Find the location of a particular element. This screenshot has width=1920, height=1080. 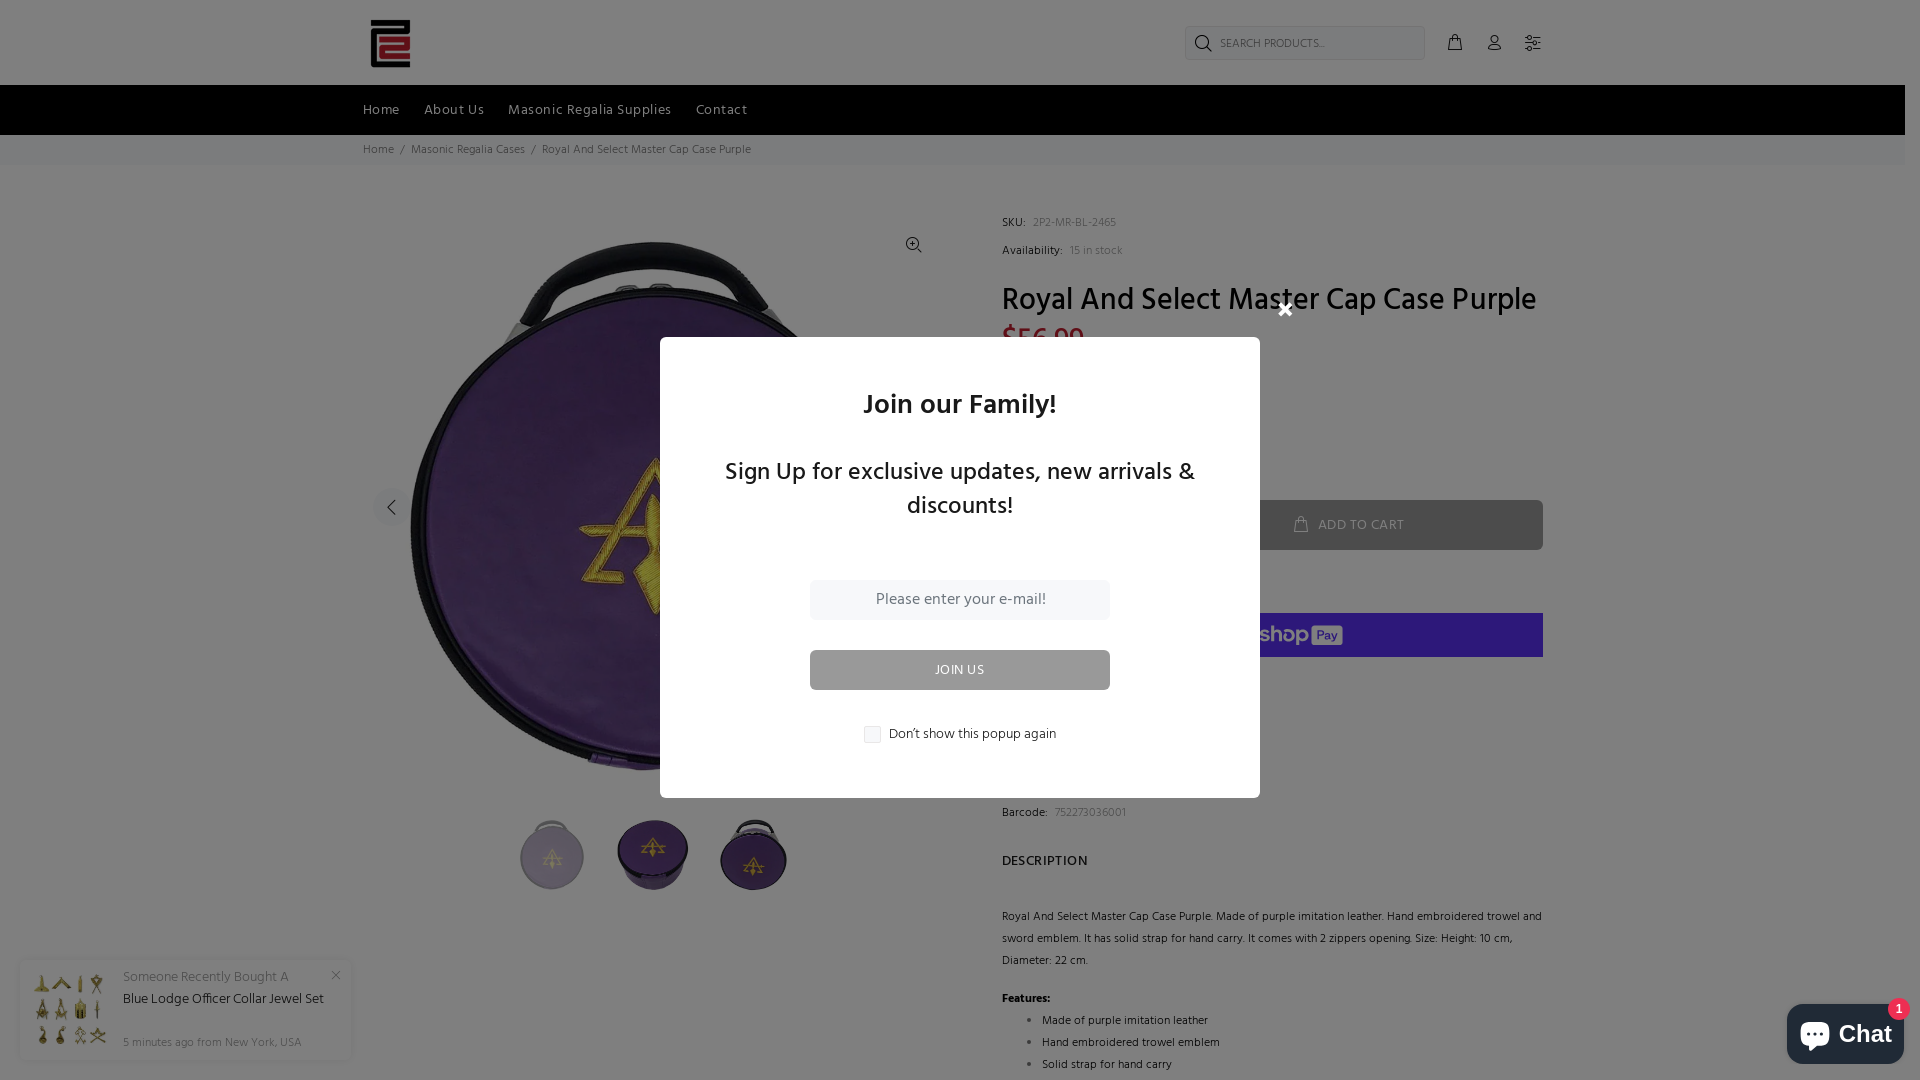

'Contact' is located at coordinates (684, 110).